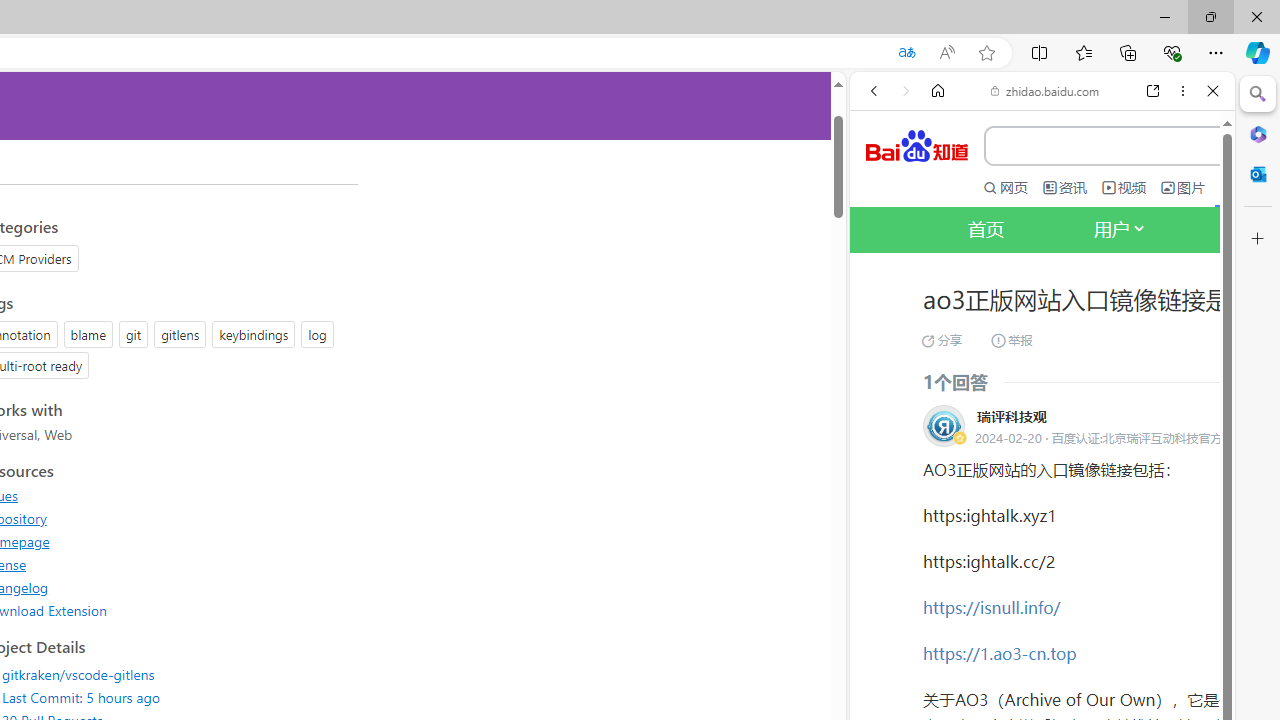  Describe the element at coordinates (1128, 51) in the screenshot. I see `'Collections'` at that location.